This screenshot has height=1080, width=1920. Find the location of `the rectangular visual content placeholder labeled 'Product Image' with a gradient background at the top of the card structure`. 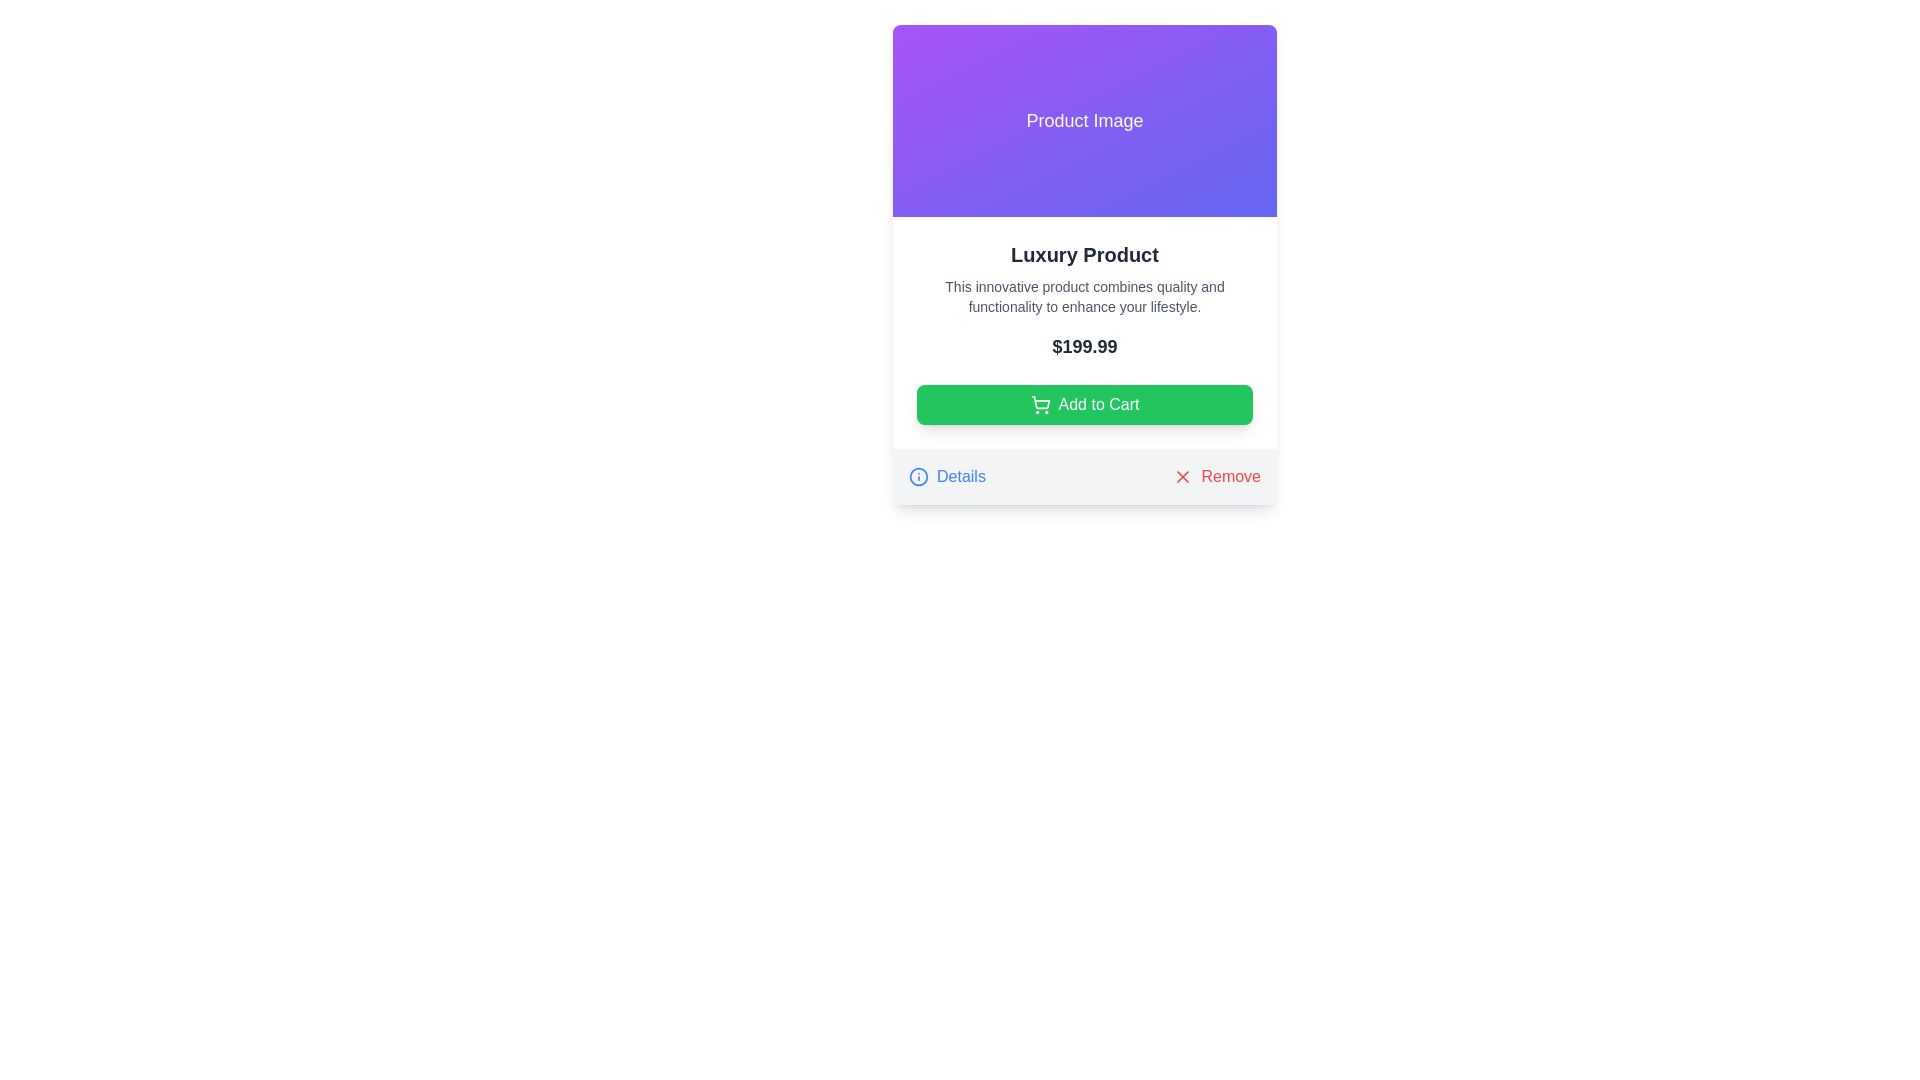

the rectangular visual content placeholder labeled 'Product Image' with a gradient background at the top of the card structure is located at coordinates (1083, 120).